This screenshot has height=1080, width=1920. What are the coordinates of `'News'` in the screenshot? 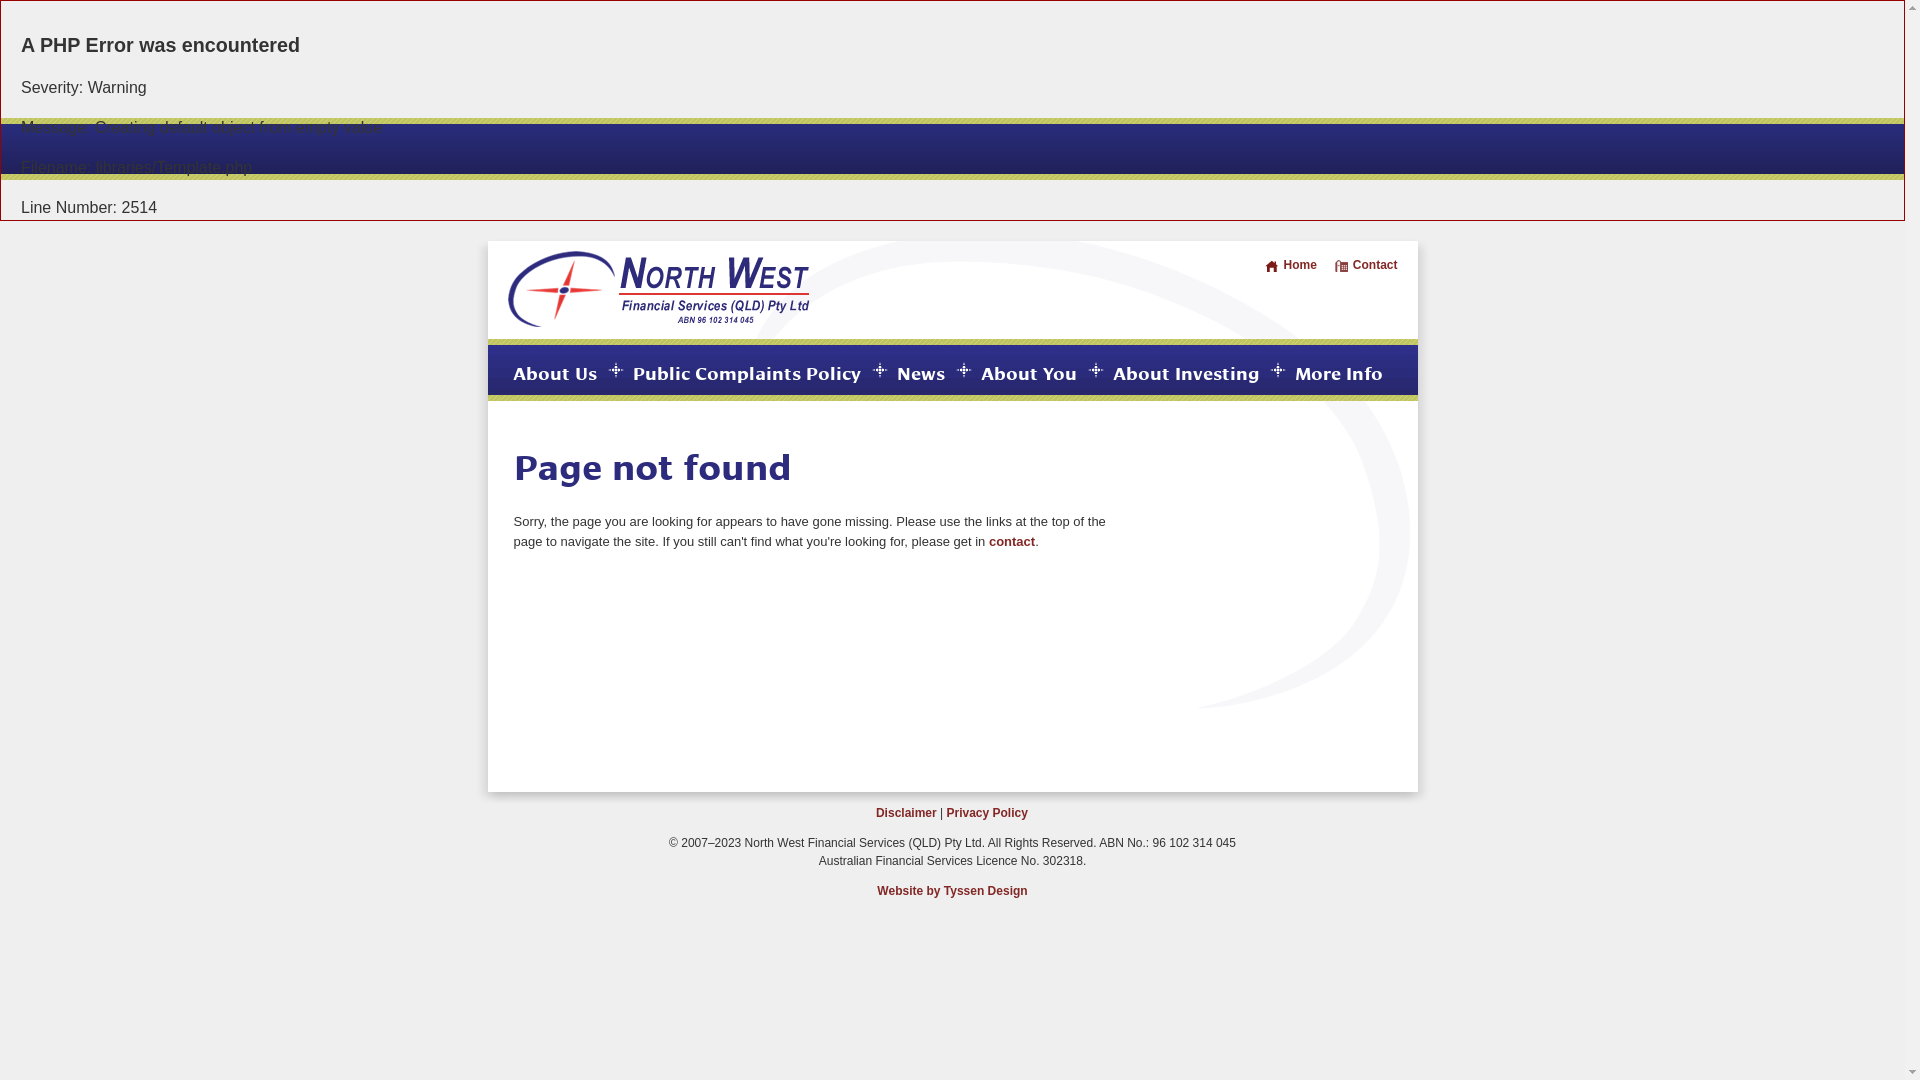 It's located at (919, 371).